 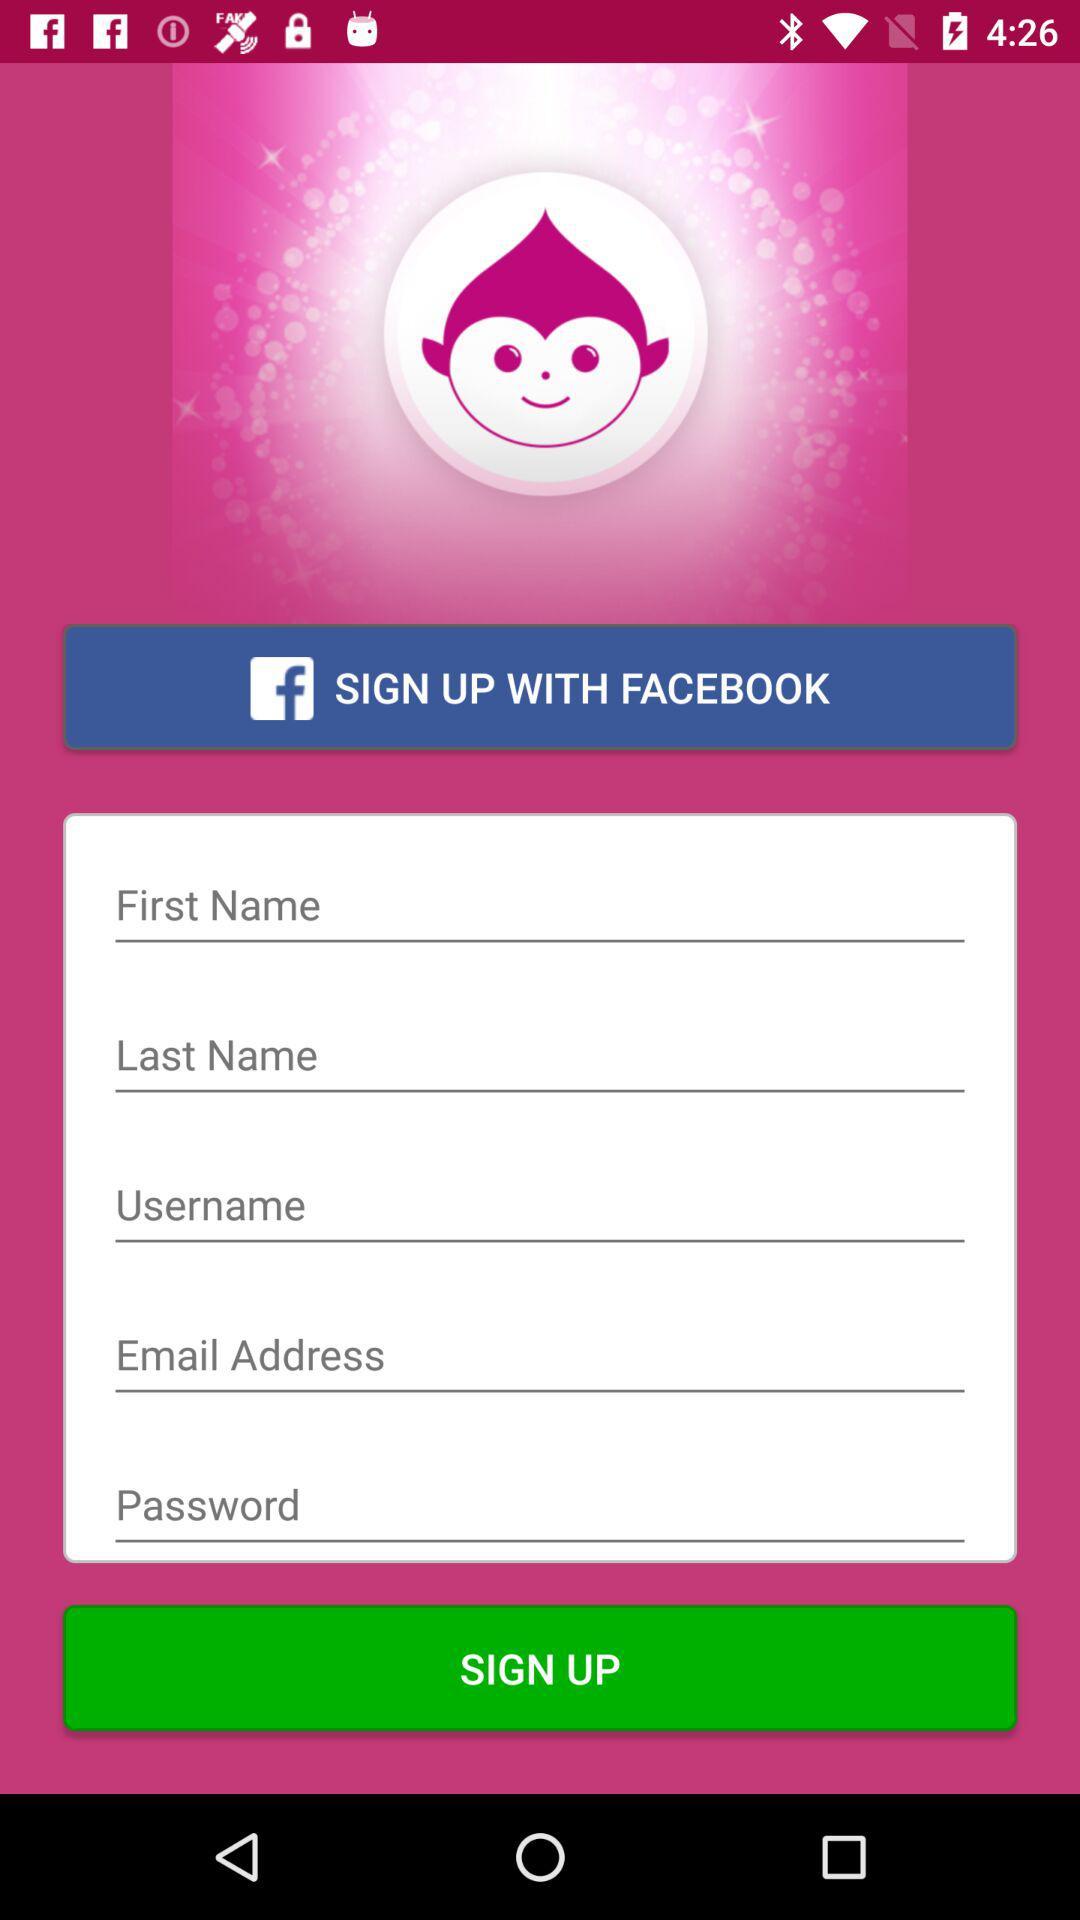 What do you see at coordinates (540, 1507) in the screenshot?
I see `password` at bounding box center [540, 1507].